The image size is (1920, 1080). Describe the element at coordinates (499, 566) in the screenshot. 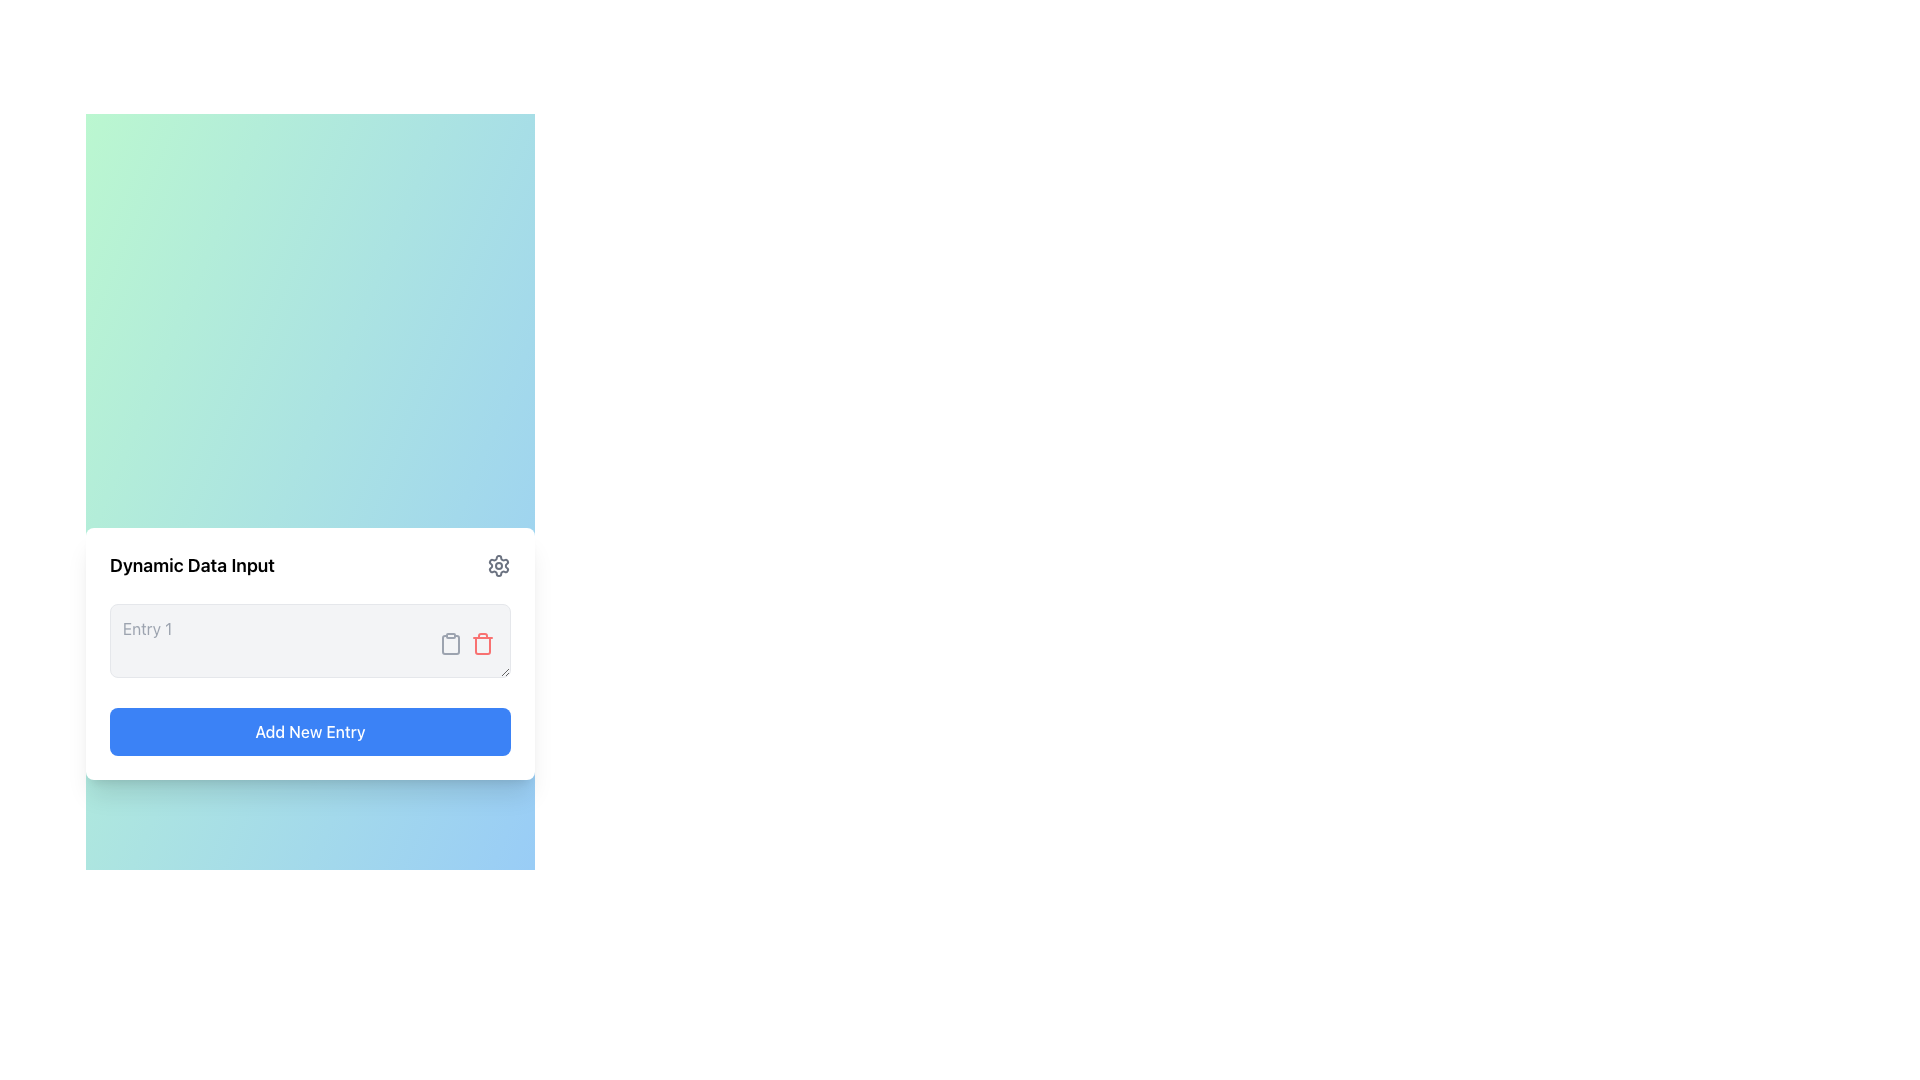

I see `the gear/settings icon located in the header section of the panel, aligned to the far right next to the 'Dynamic Data Input' title` at that location.